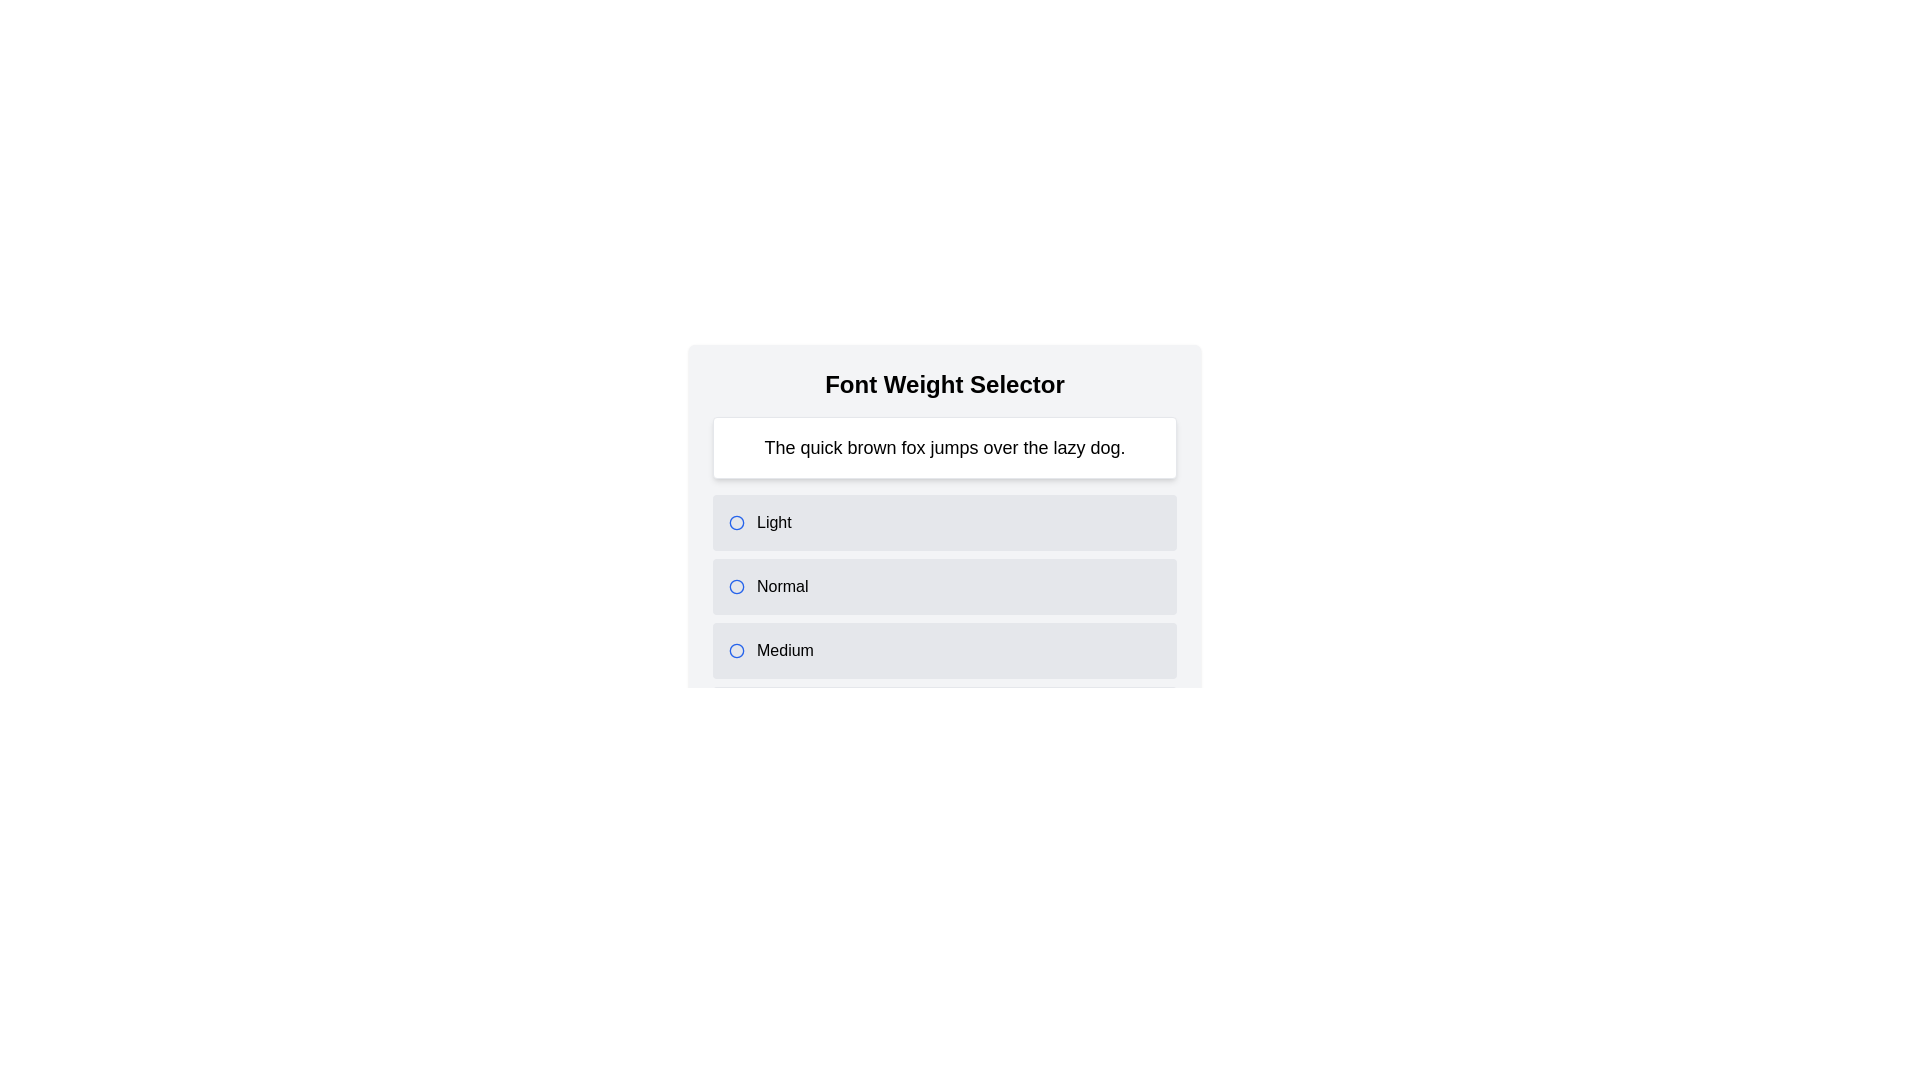 The height and width of the screenshot is (1080, 1920). What do you see at coordinates (944, 586) in the screenshot?
I see `the 'Normal' option from the 'Font Weight Selector' radio selection list, which is the second option in the list of choices` at bounding box center [944, 586].